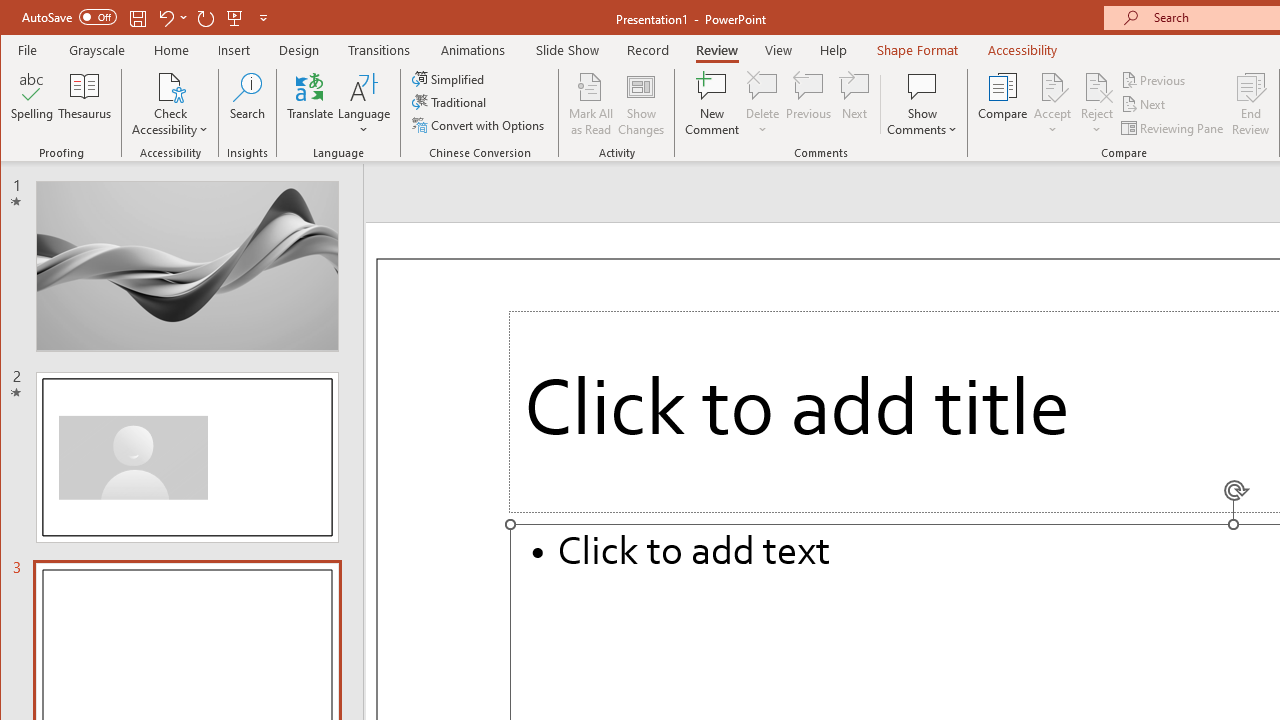 The width and height of the screenshot is (1280, 720). I want to click on 'Reject', so click(1095, 104).